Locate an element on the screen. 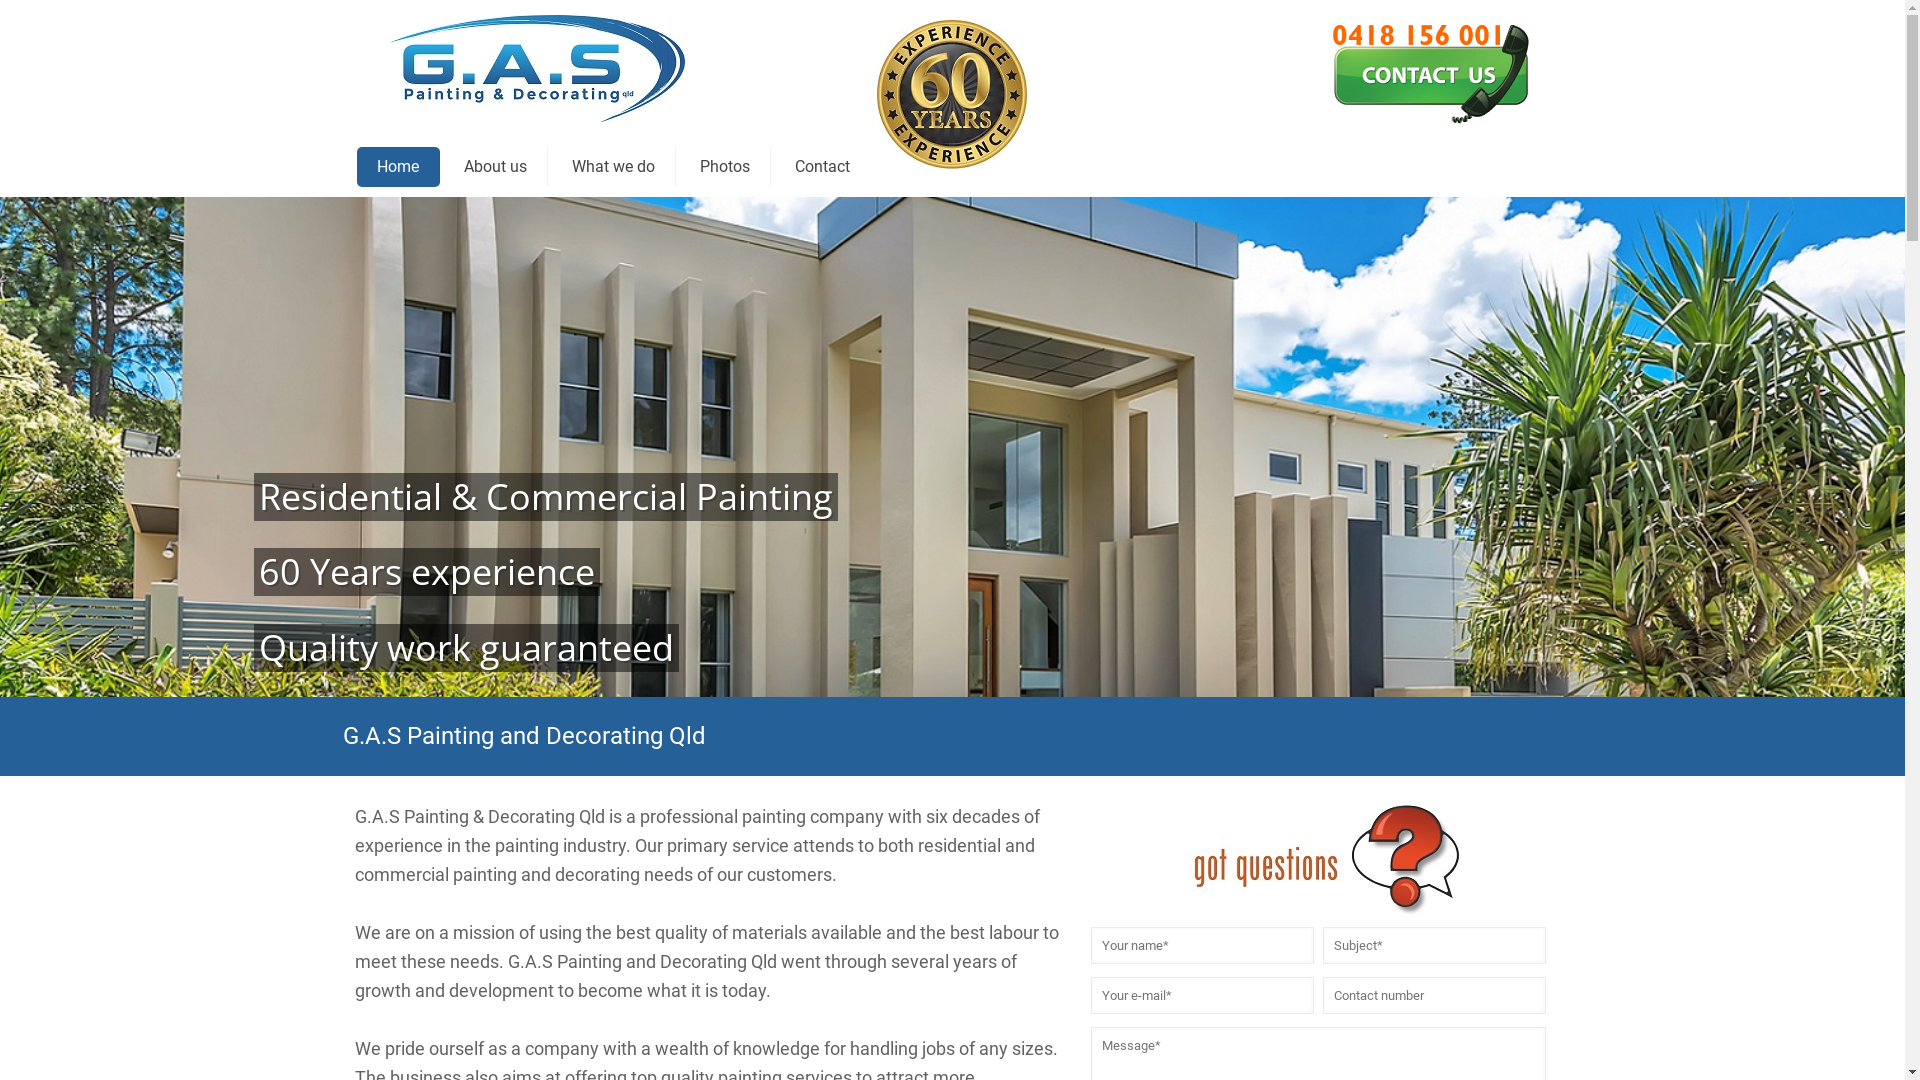  'Photos' is located at coordinates (724, 165).